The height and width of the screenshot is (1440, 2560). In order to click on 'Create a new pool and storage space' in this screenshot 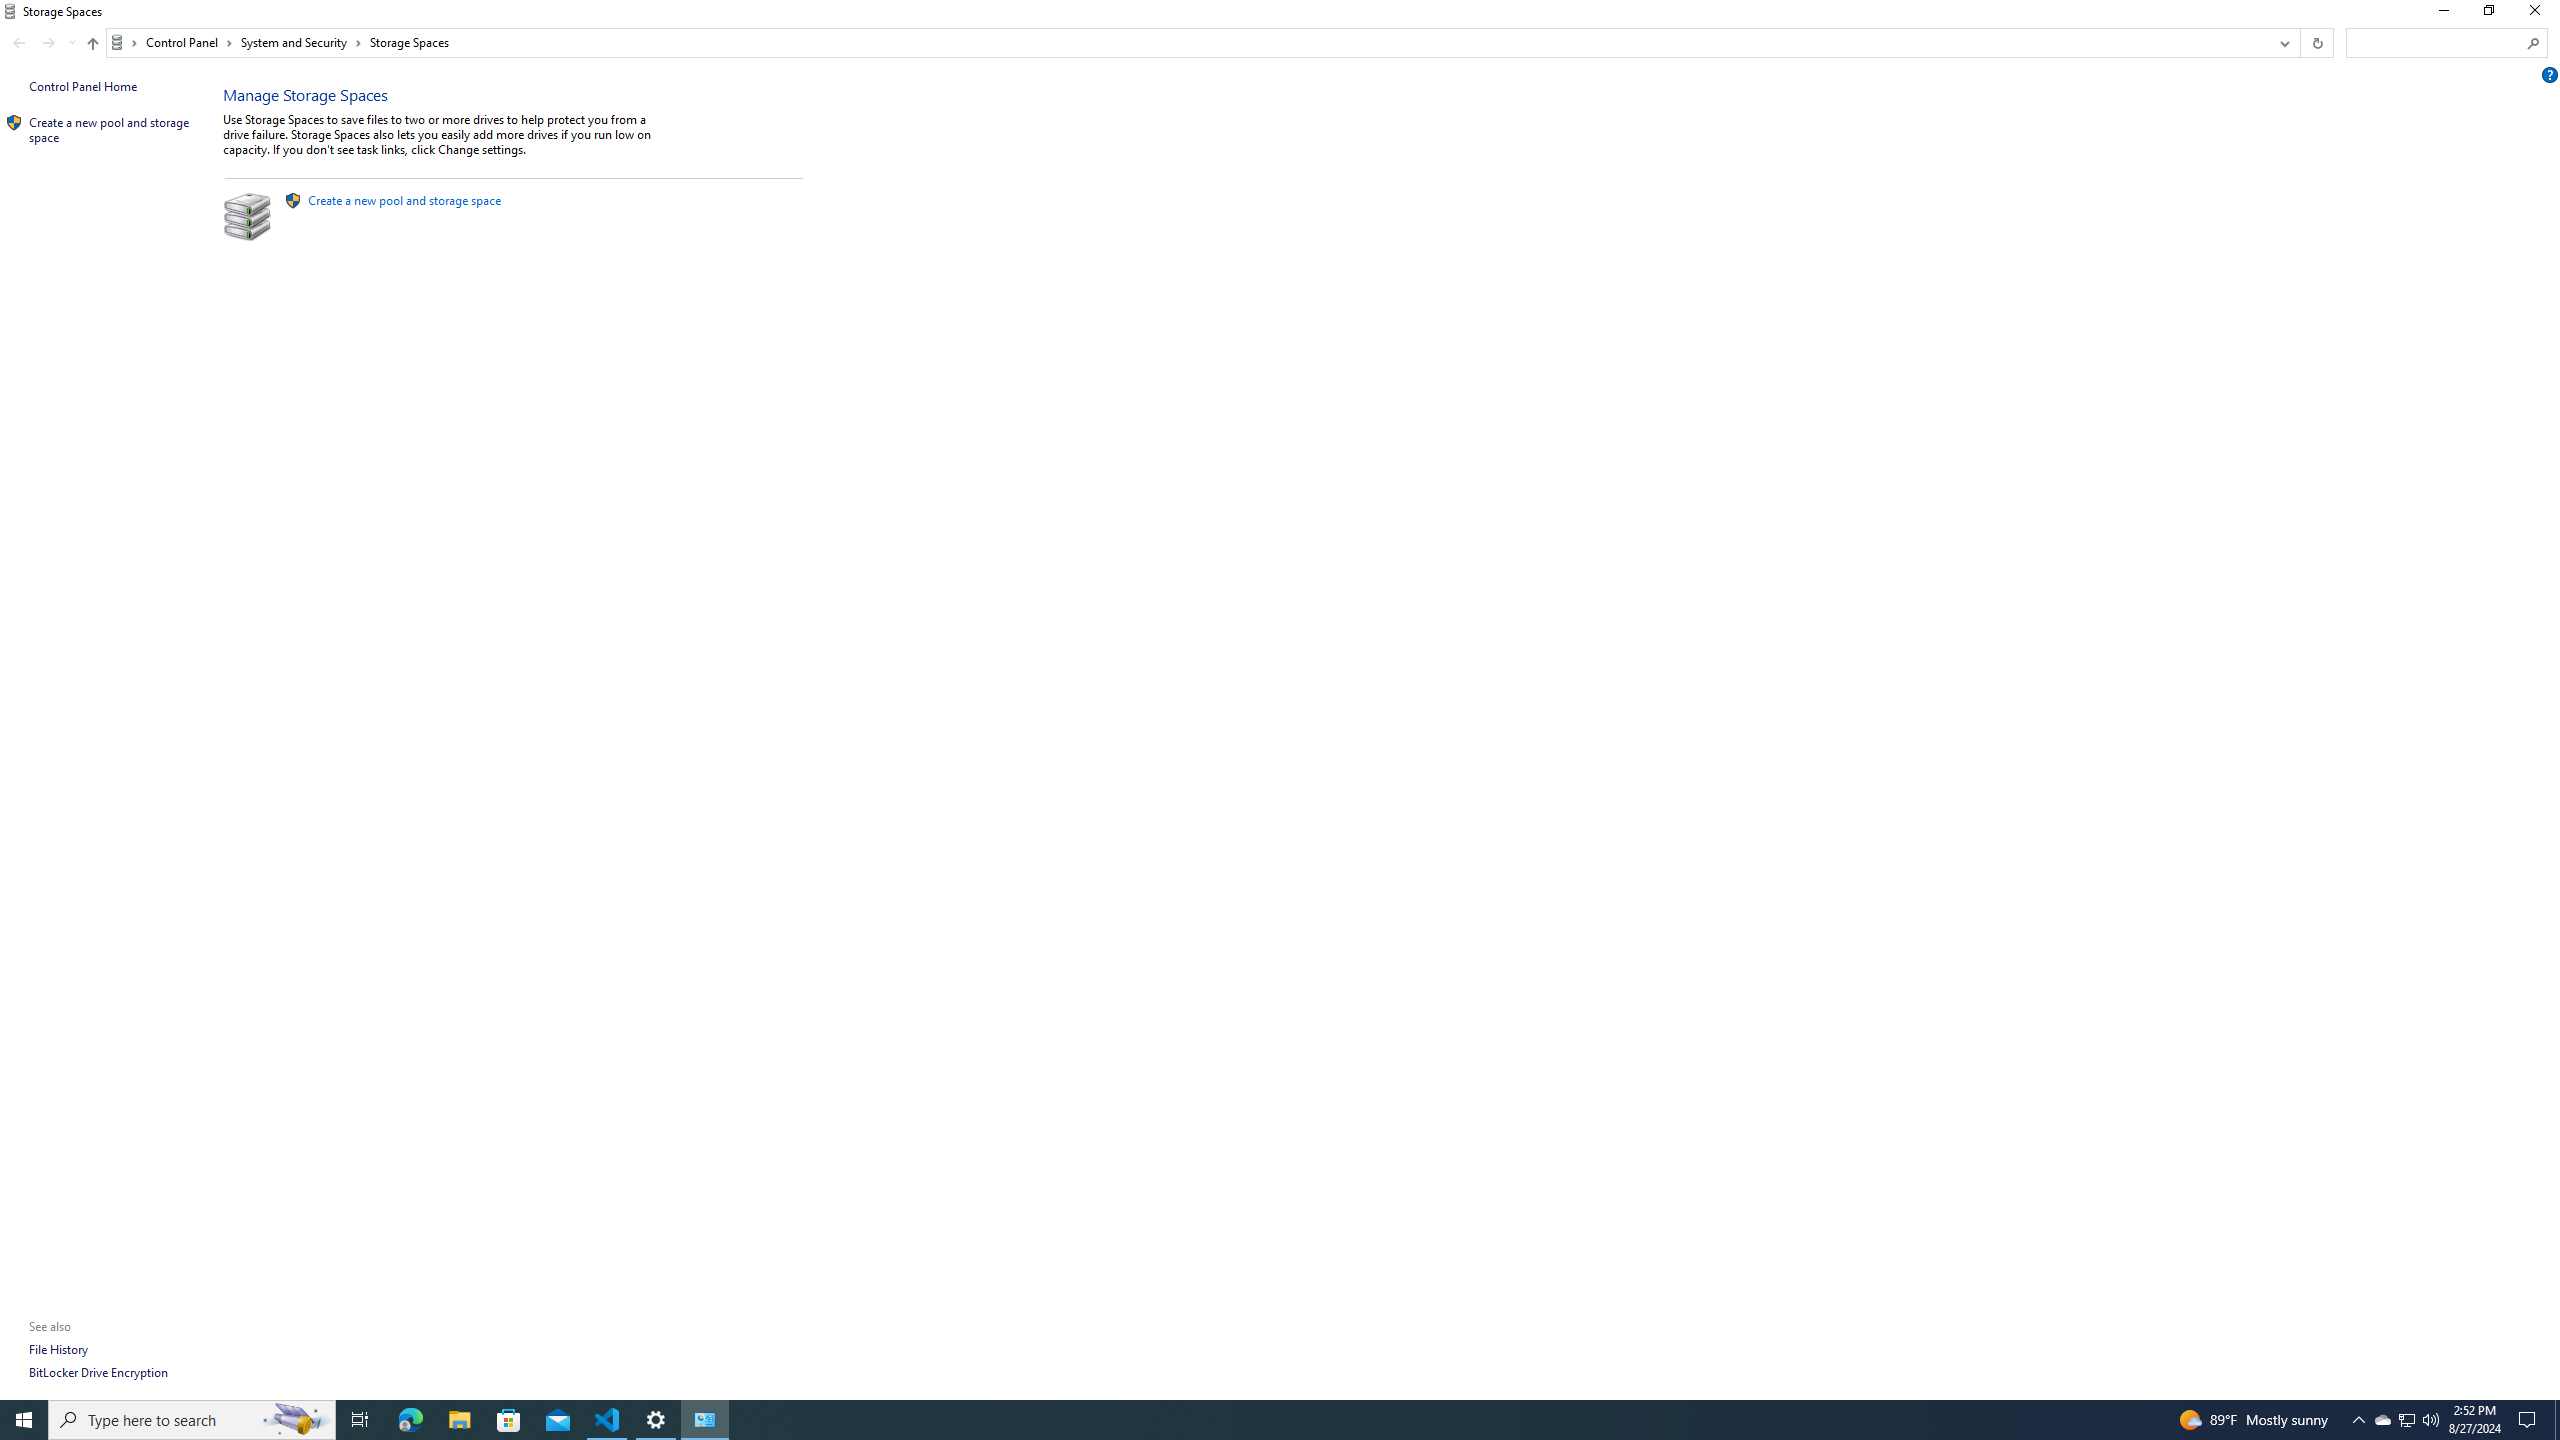, I will do `click(403, 199)`.